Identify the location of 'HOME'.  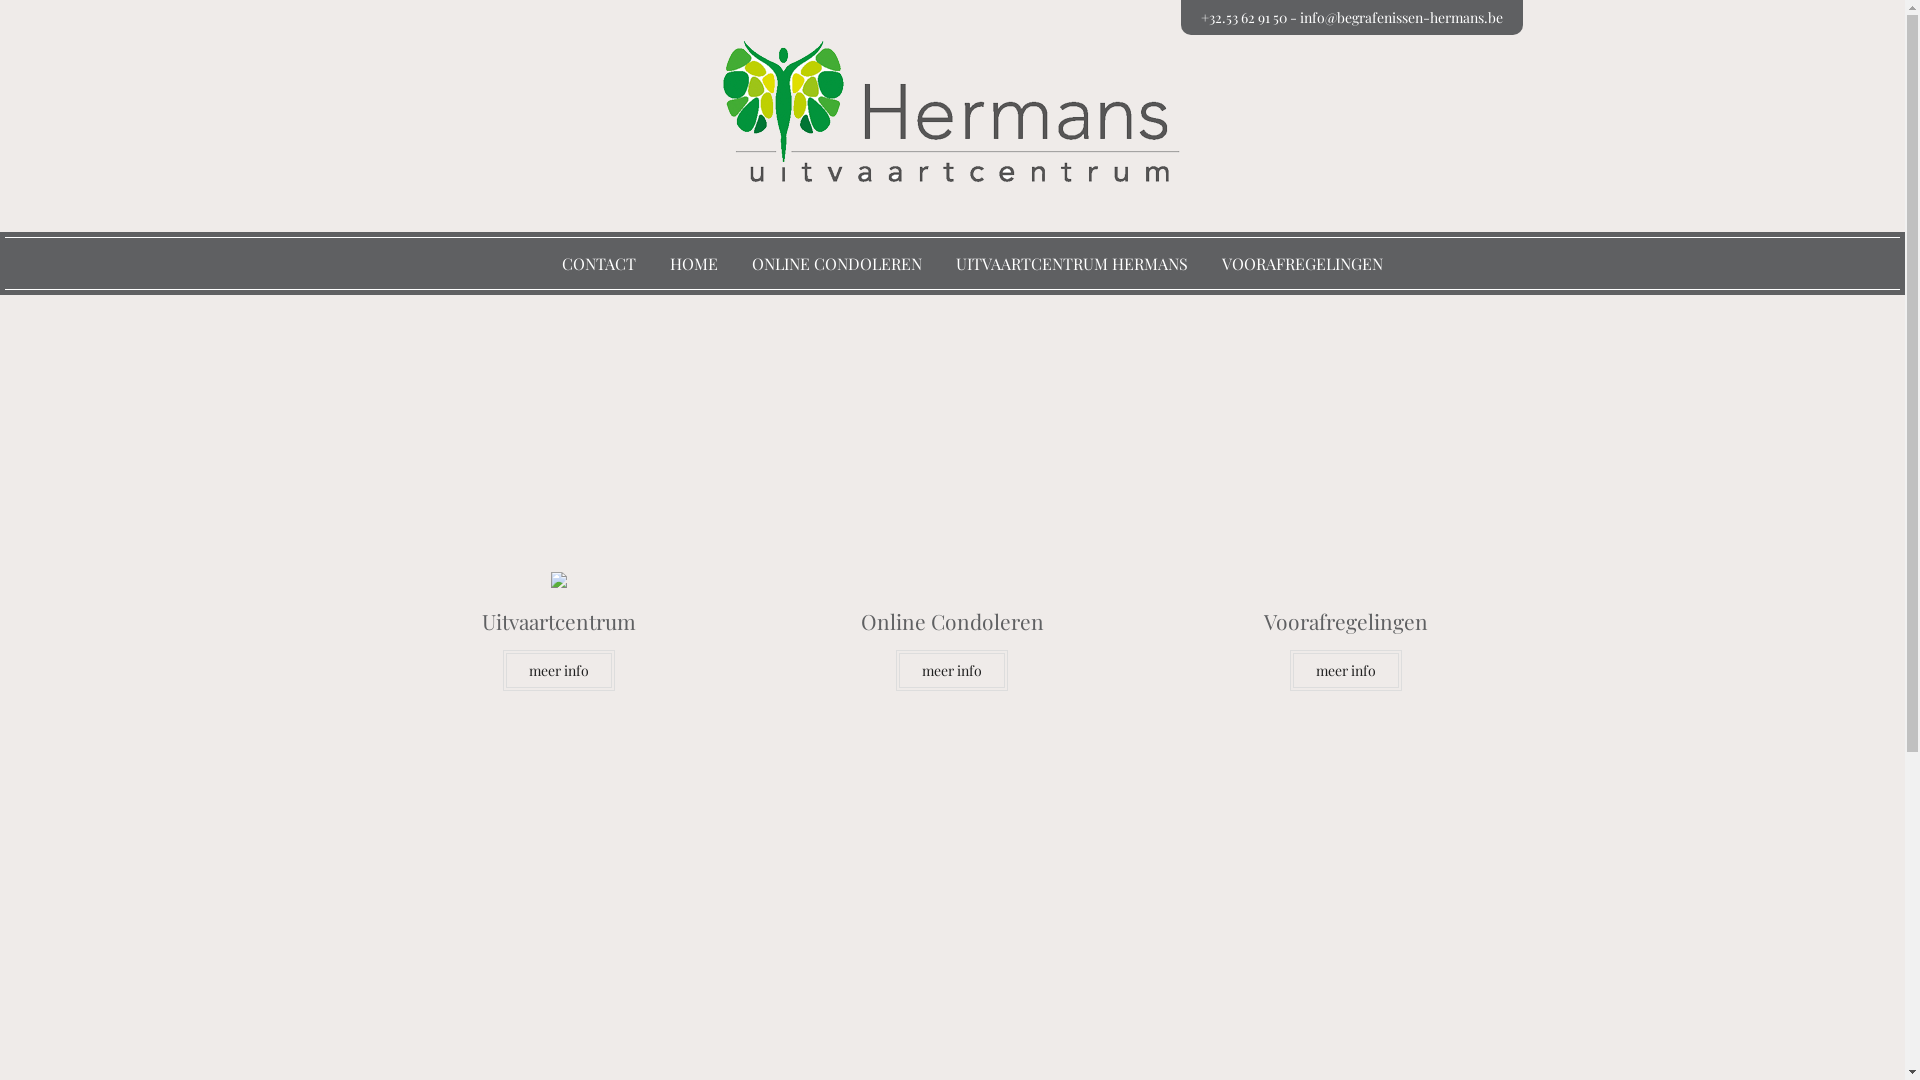
(670, 262).